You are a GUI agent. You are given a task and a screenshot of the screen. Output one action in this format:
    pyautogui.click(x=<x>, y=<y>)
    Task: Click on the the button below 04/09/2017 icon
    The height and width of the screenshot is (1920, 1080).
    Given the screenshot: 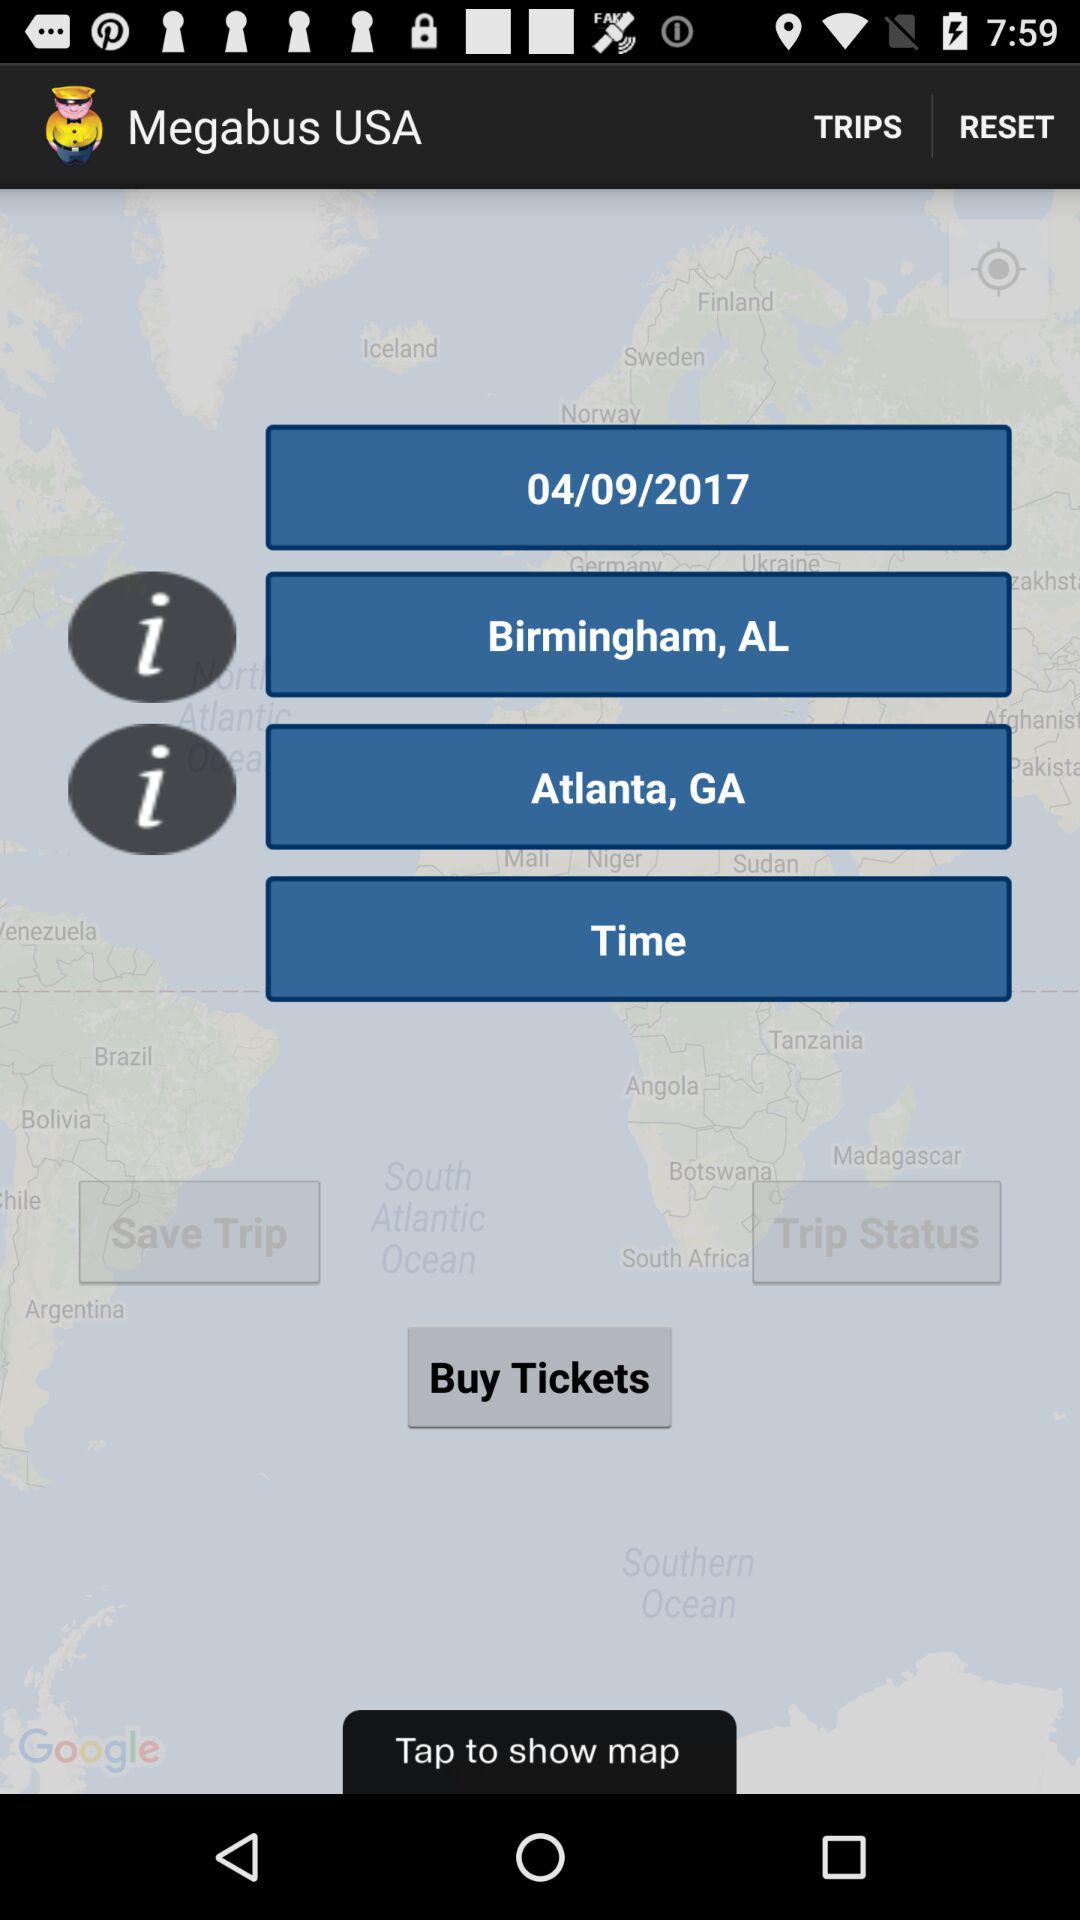 What is the action you would take?
    pyautogui.click(x=638, y=633)
    